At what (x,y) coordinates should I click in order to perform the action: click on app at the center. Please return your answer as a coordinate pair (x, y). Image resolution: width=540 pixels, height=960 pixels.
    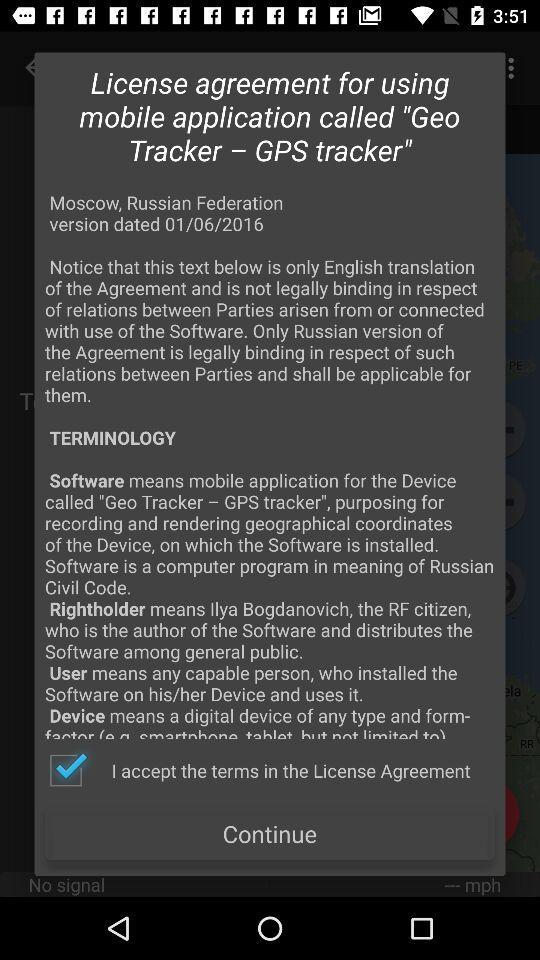
    Looking at the image, I should click on (270, 464).